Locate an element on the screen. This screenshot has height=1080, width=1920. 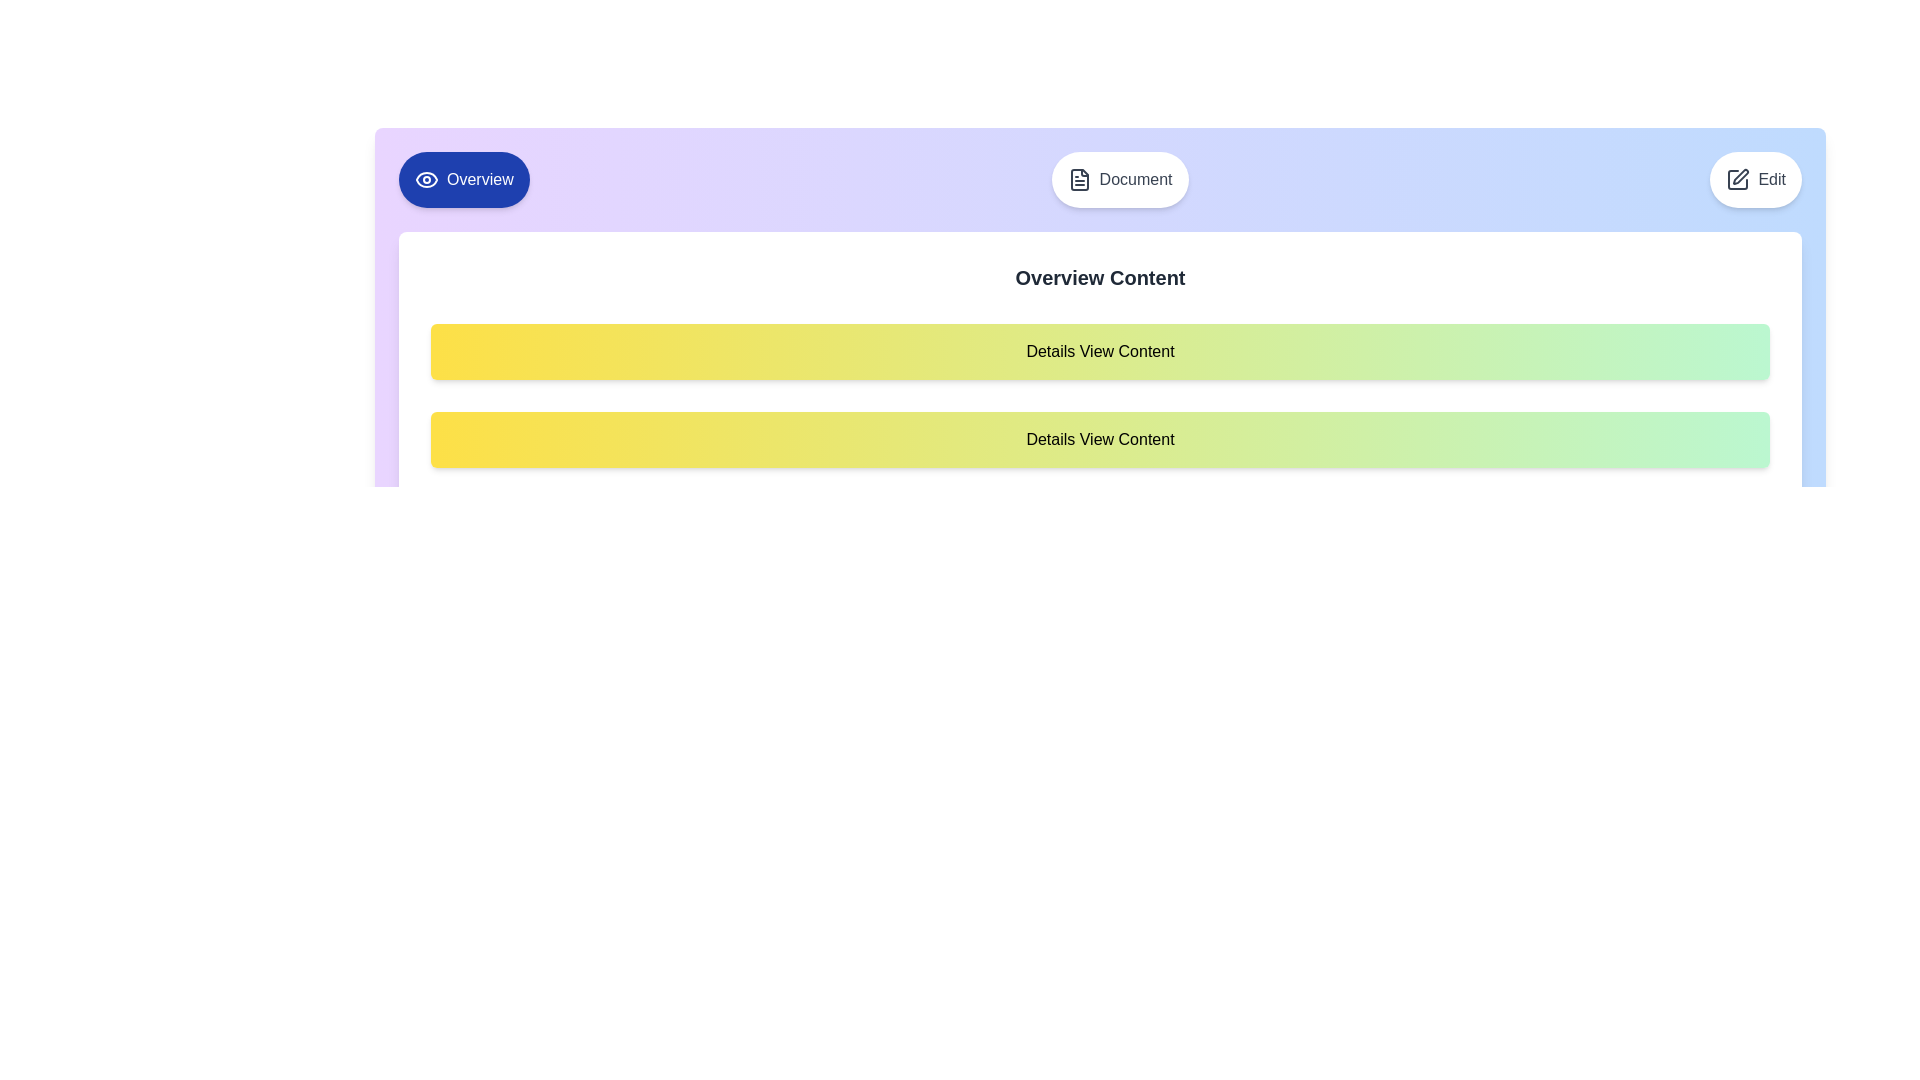
the first content block within the active tab is located at coordinates (1099, 350).